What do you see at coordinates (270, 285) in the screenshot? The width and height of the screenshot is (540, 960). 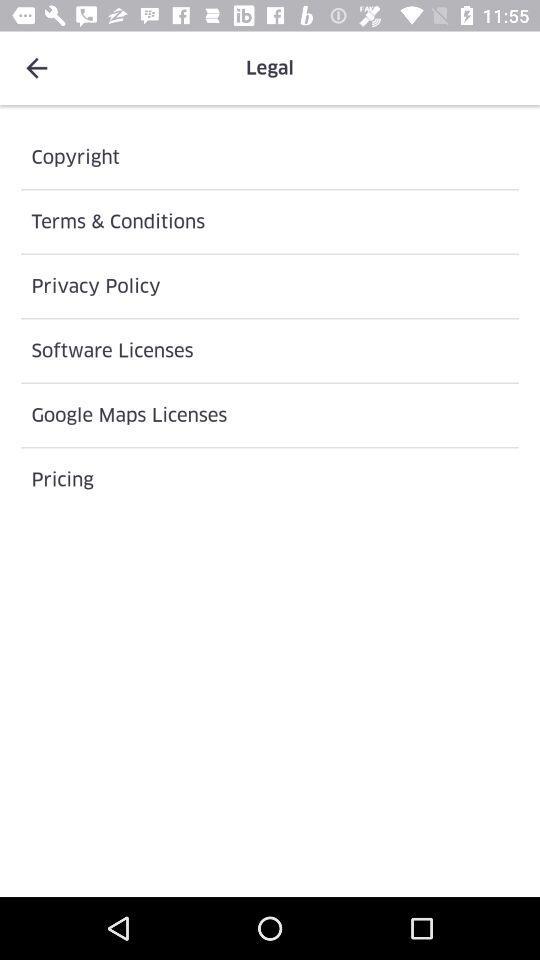 I see `item below the terms & conditions icon` at bounding box center [270, 285].